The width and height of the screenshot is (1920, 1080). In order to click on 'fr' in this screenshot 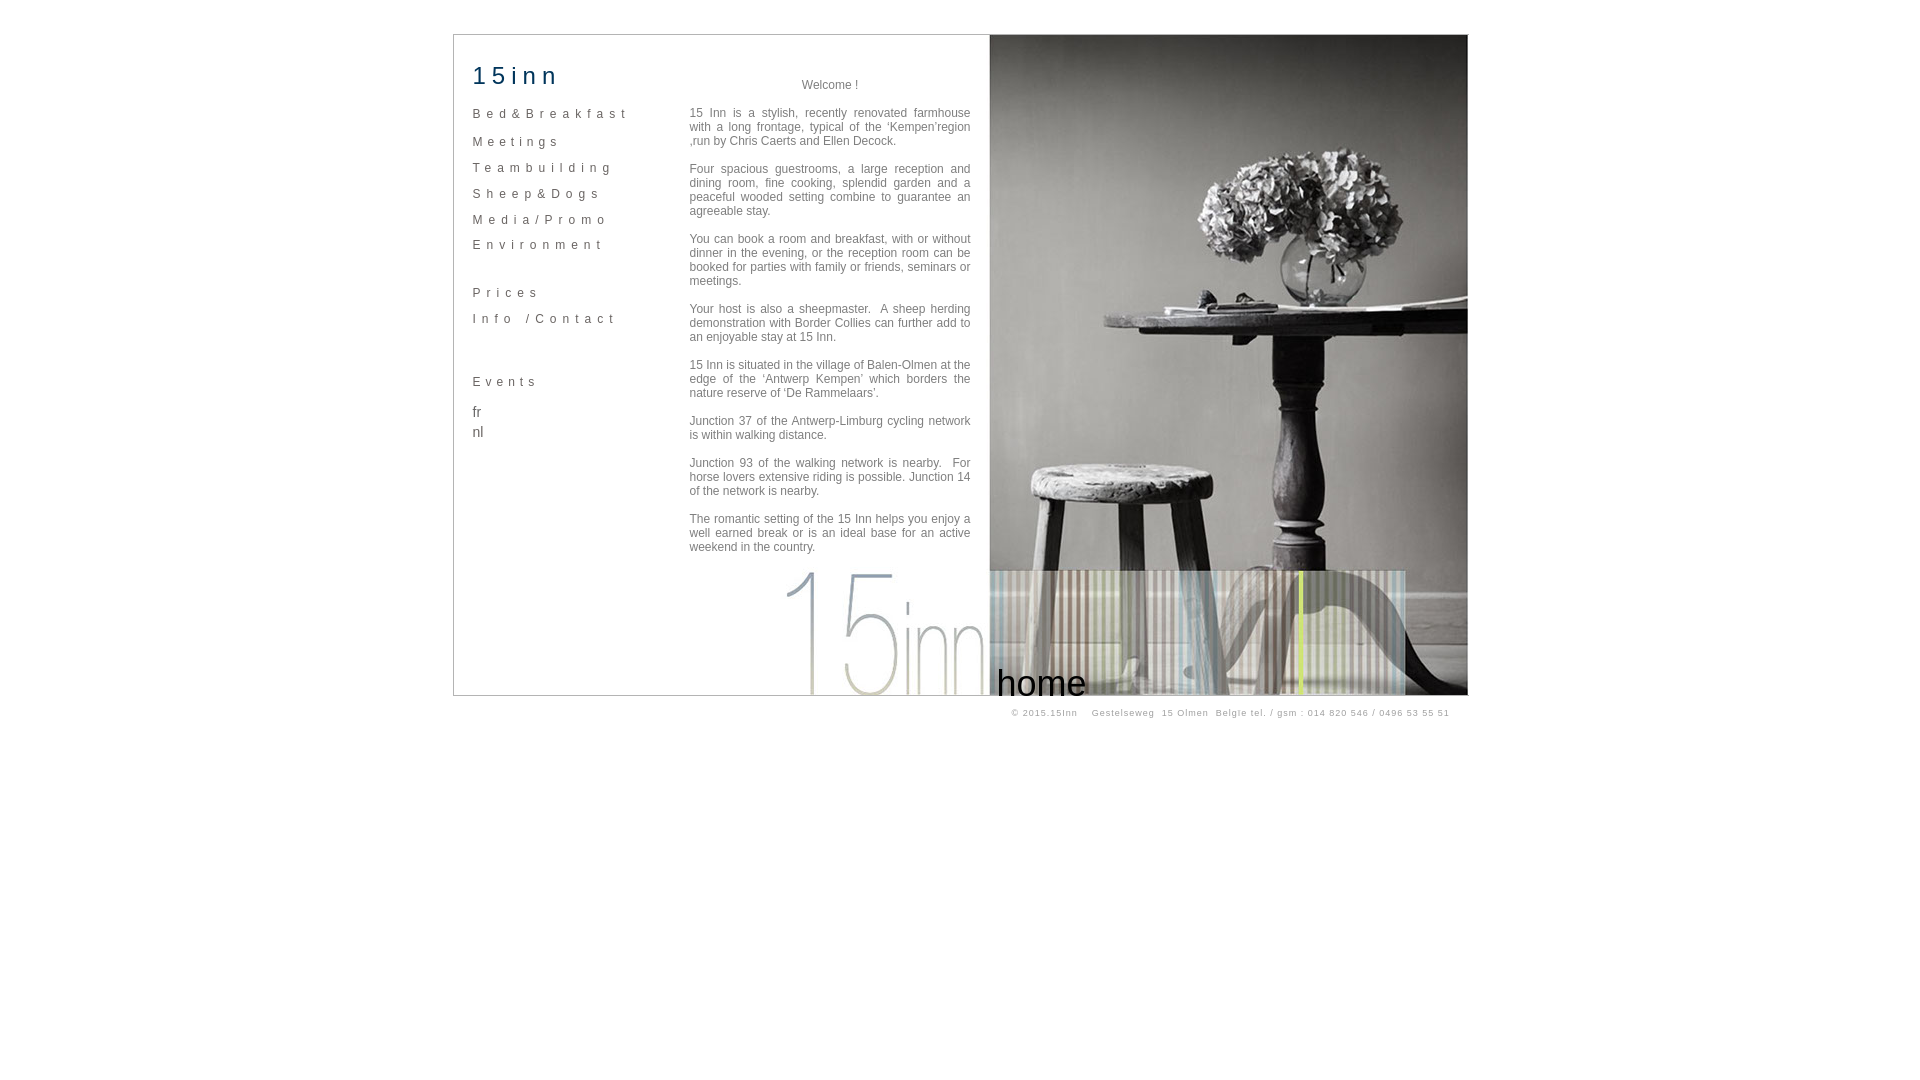, I will do `click(470, 411)`.